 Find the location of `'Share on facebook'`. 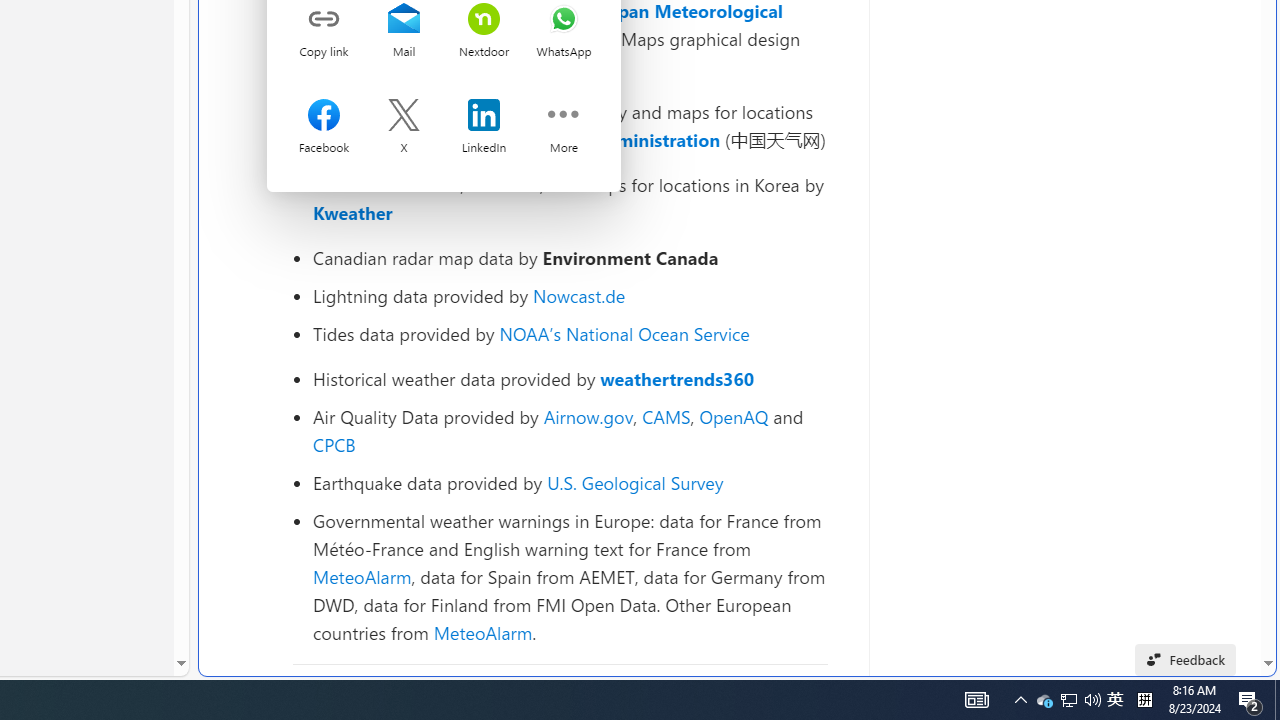

'Share on facebook' is located at coordinates (324, 117).